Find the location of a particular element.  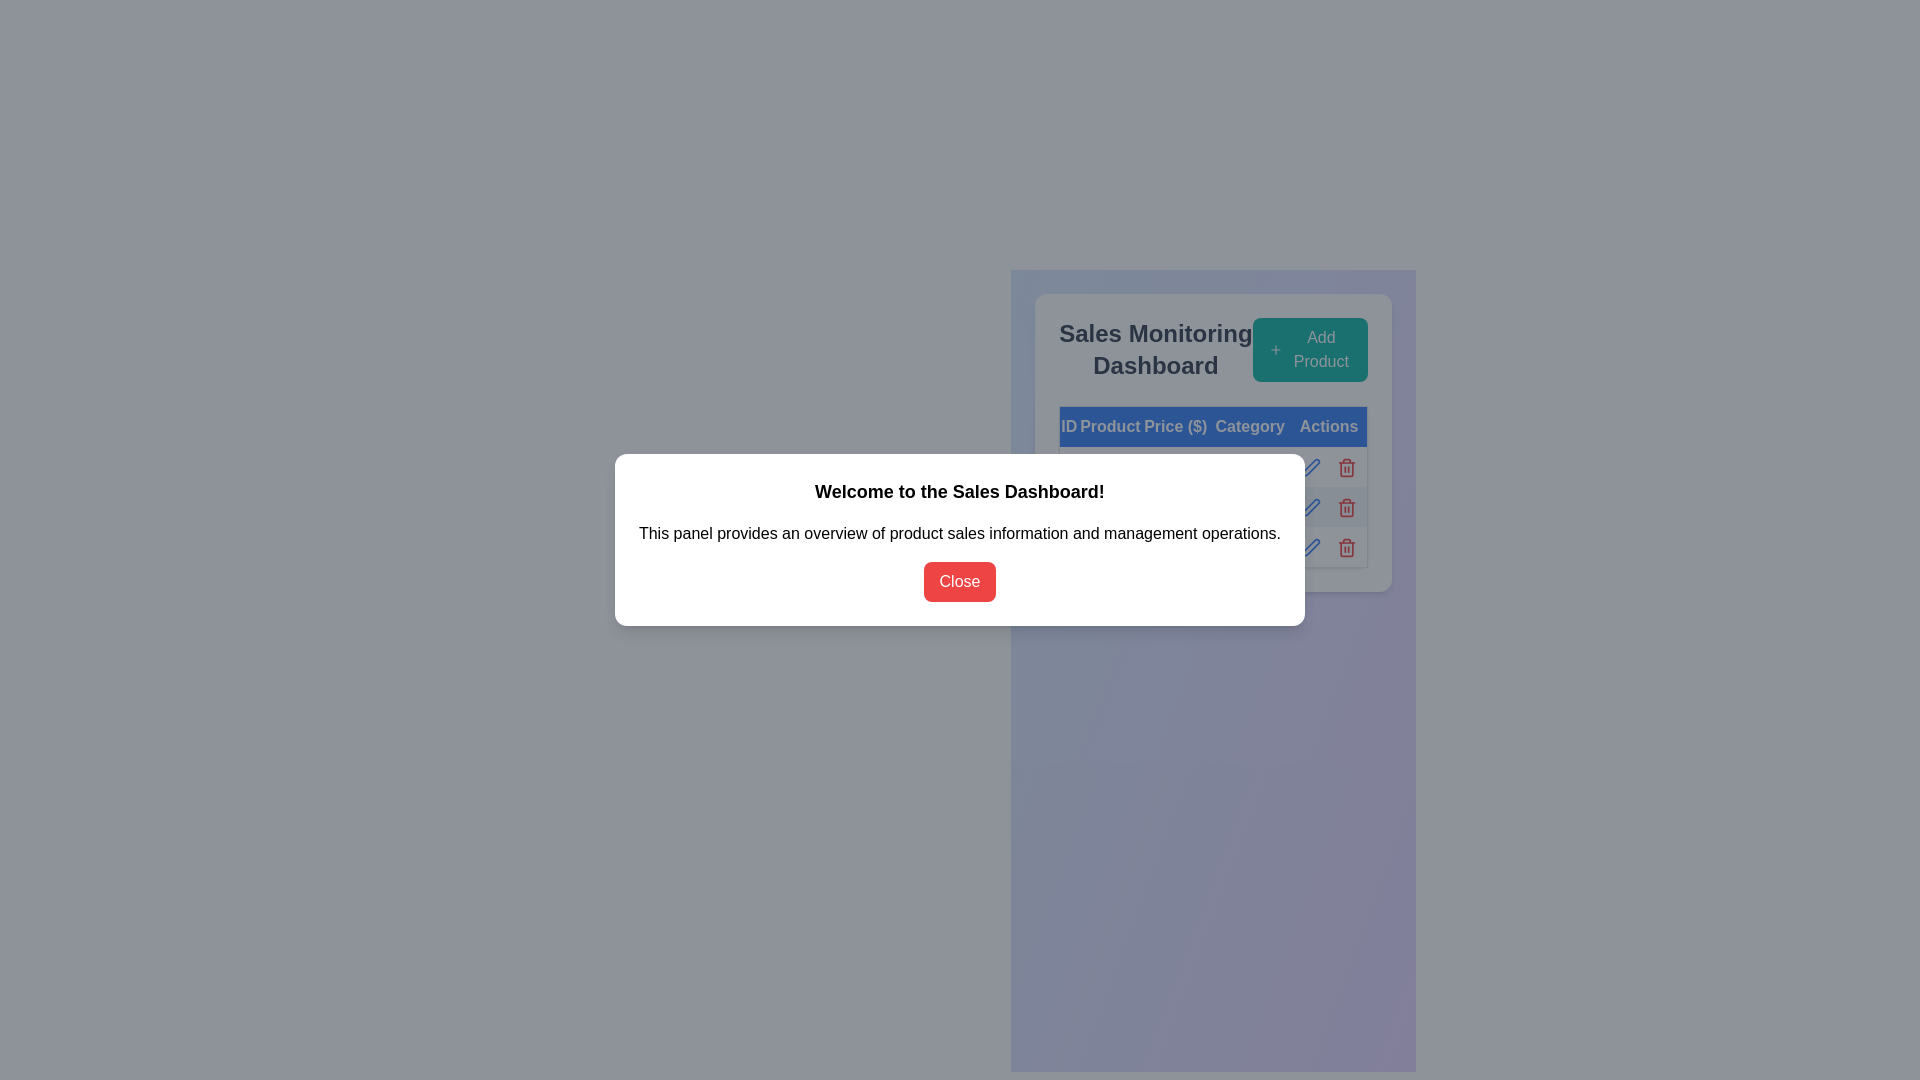

the blue pen-shaped icon located in the 'Actions' column of the data table is located at coordinates (1311, 547).